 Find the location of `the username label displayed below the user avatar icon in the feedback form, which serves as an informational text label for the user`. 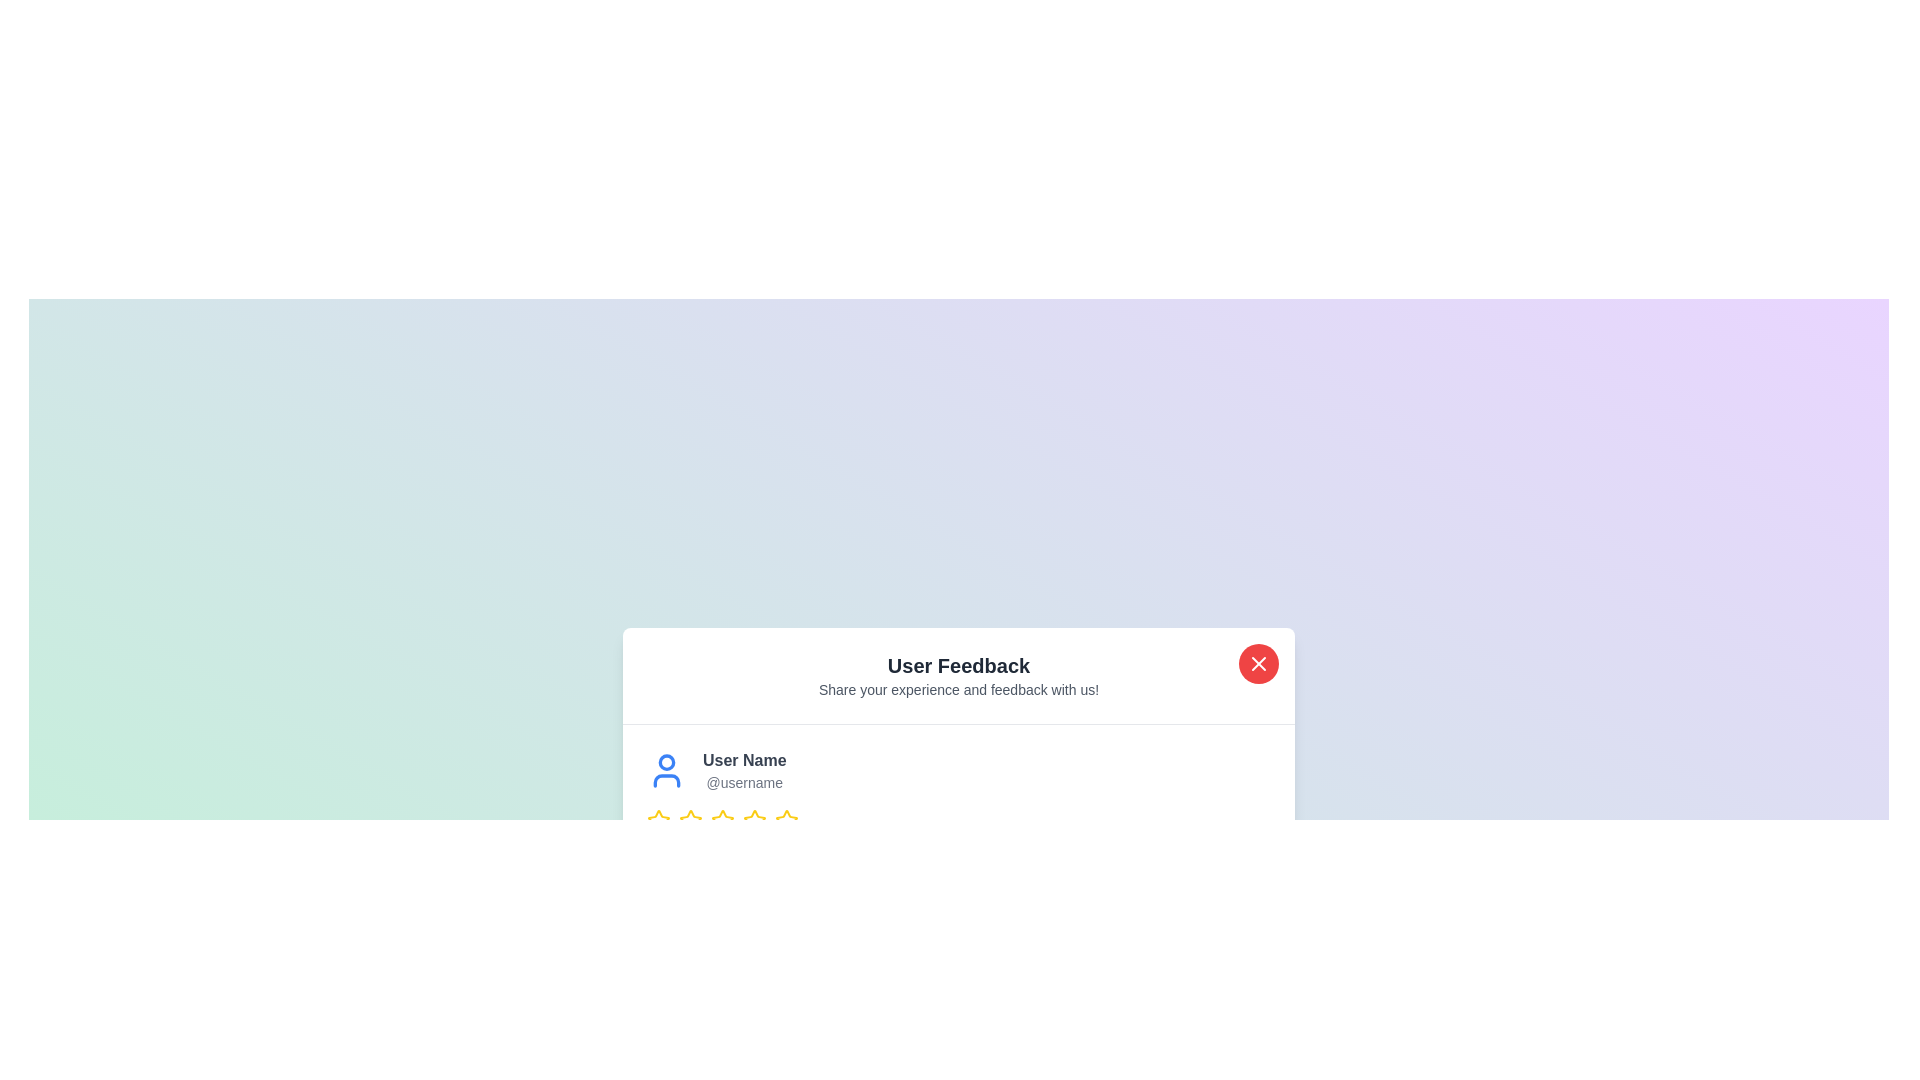

the username label displayed below the user avatar icon in the feedback form, which serves as an informational text label for the user is located at coordinates (743, 781).